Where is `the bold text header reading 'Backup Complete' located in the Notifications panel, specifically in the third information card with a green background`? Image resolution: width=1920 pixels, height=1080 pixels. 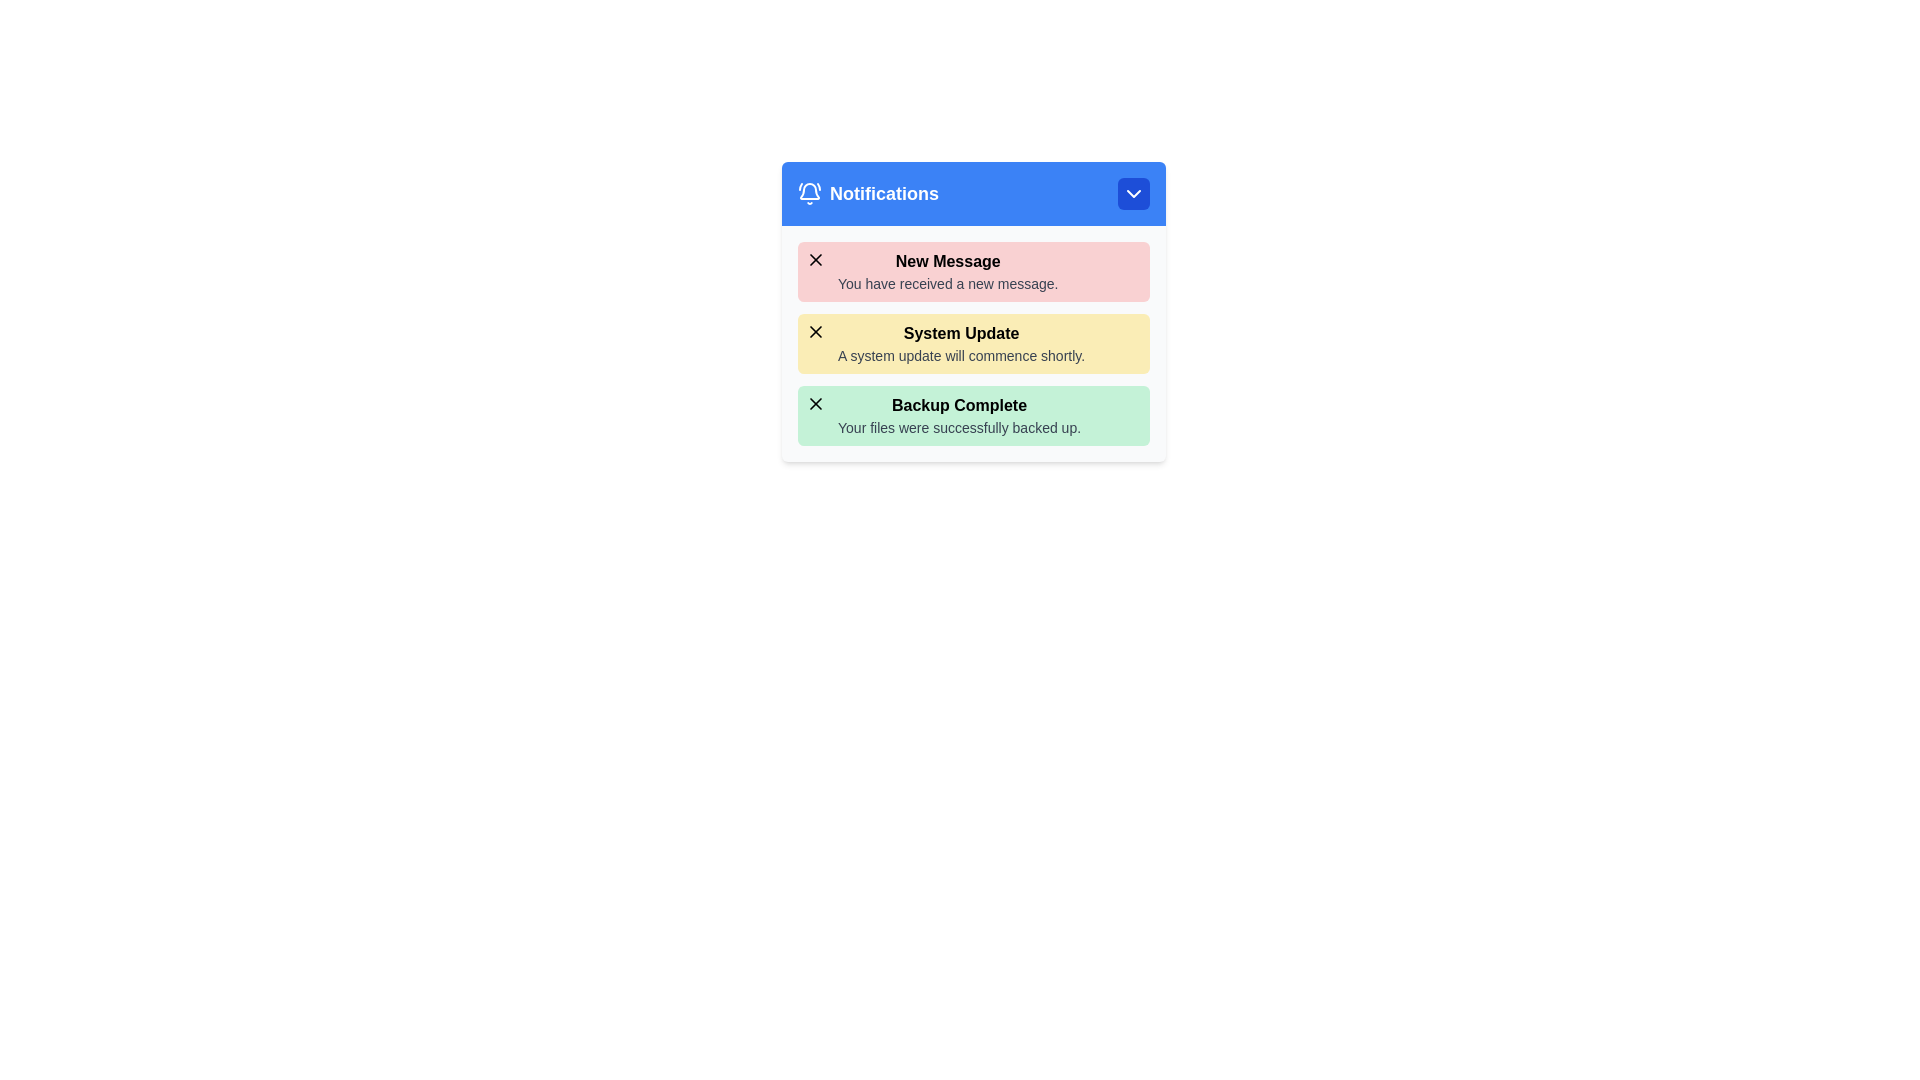 the bold text header reading 'Backup Complete' located in the Notifications panel, specifically in the third information card with a green background is located at coordinates (958, 405).